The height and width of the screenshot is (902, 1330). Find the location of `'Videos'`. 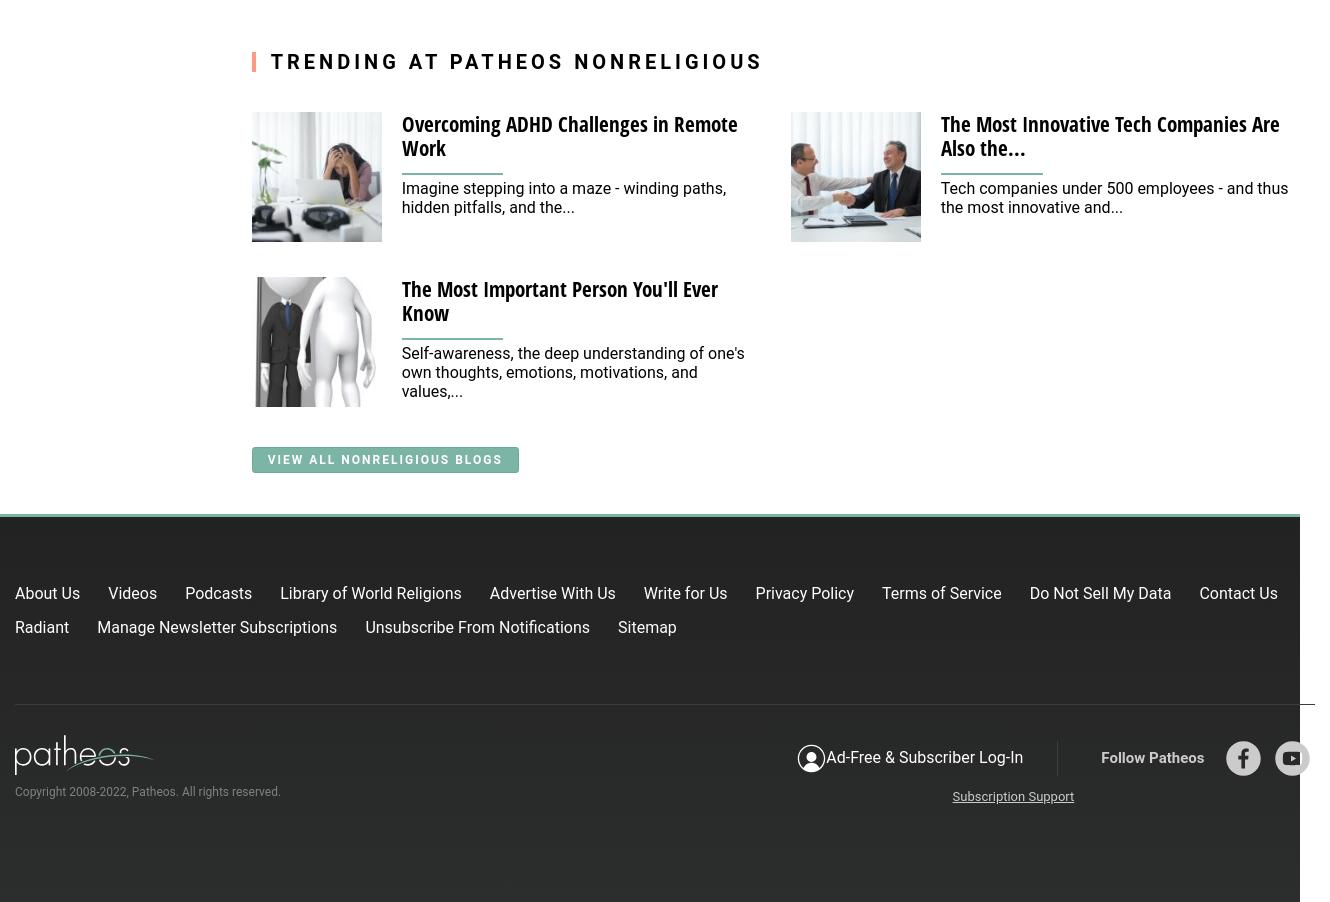

'Videos' is located at coordinates (132, 592).